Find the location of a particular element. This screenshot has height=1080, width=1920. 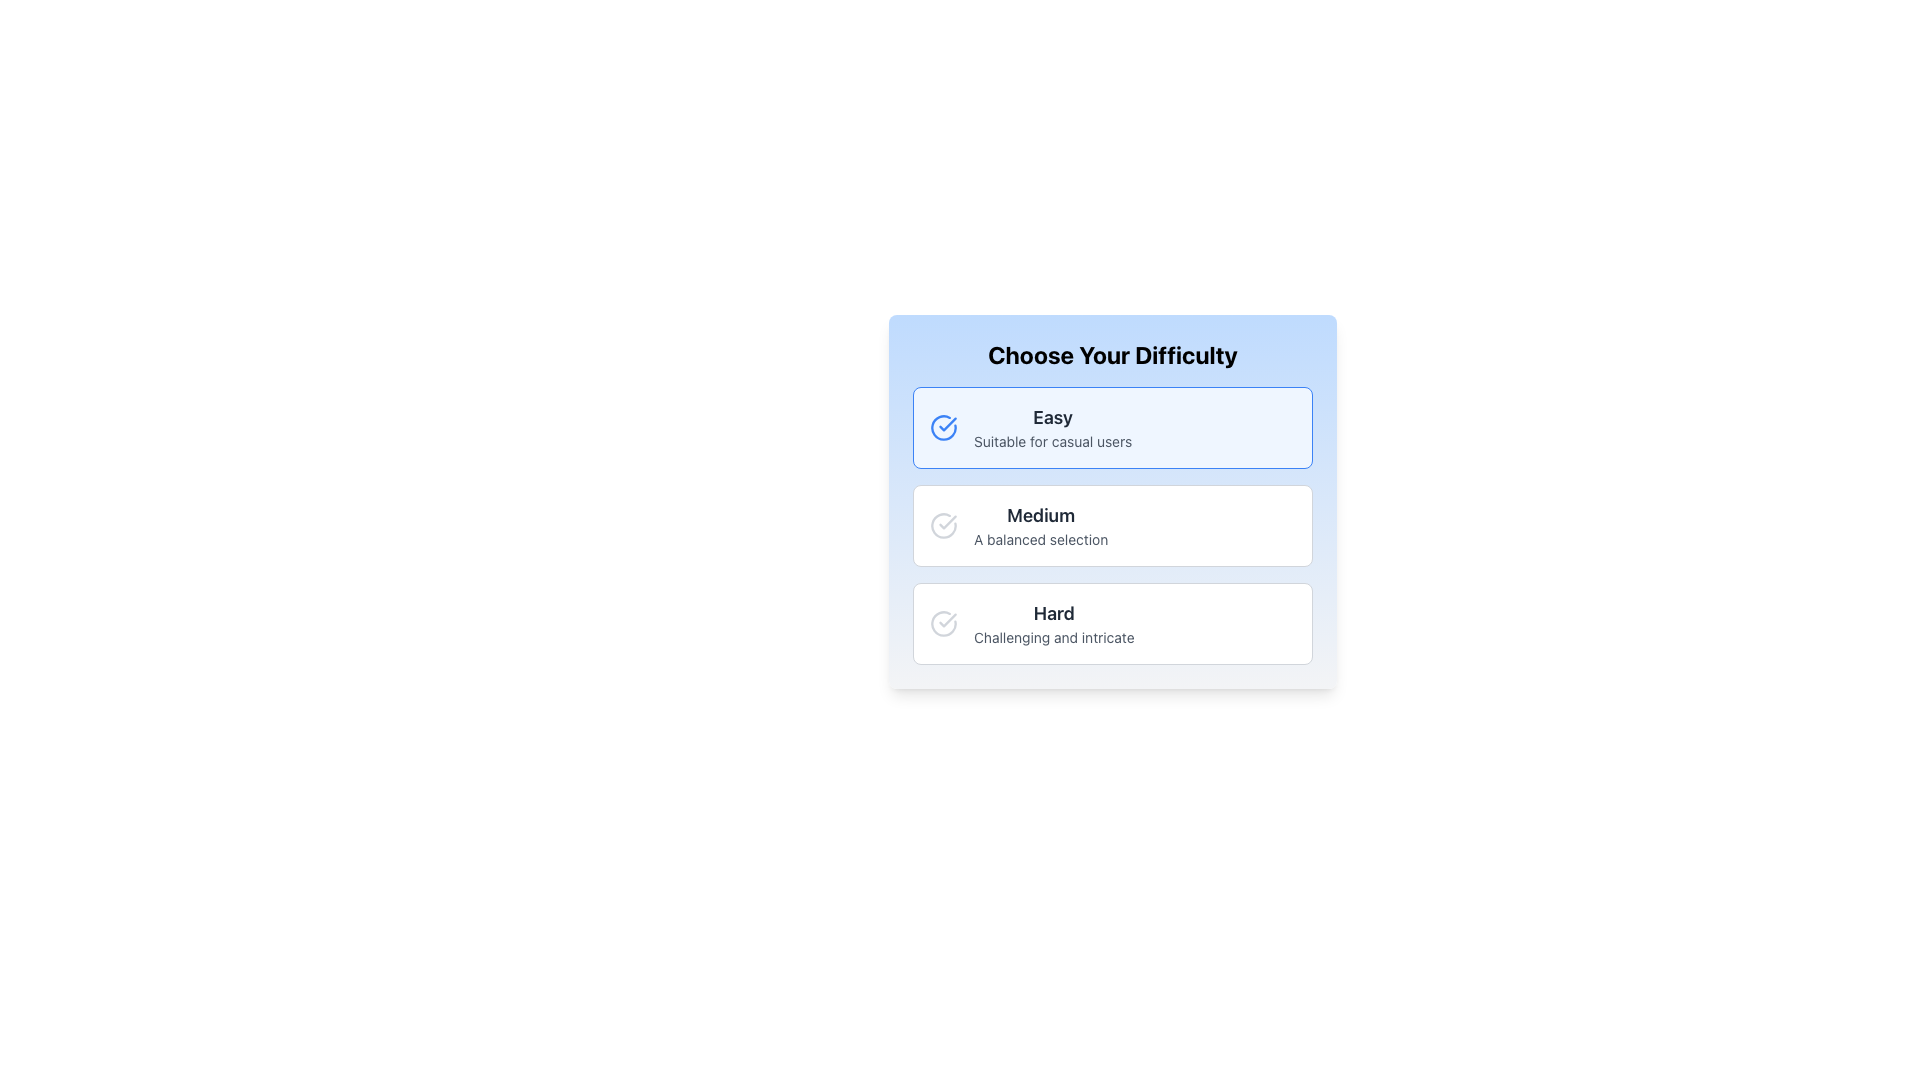

the selectable option for medium difficulty level located between the 'Easy' and 'Hard' options, which is part of a grouped selection for choosing a difficulty level is located at coordinates (1112, 500).